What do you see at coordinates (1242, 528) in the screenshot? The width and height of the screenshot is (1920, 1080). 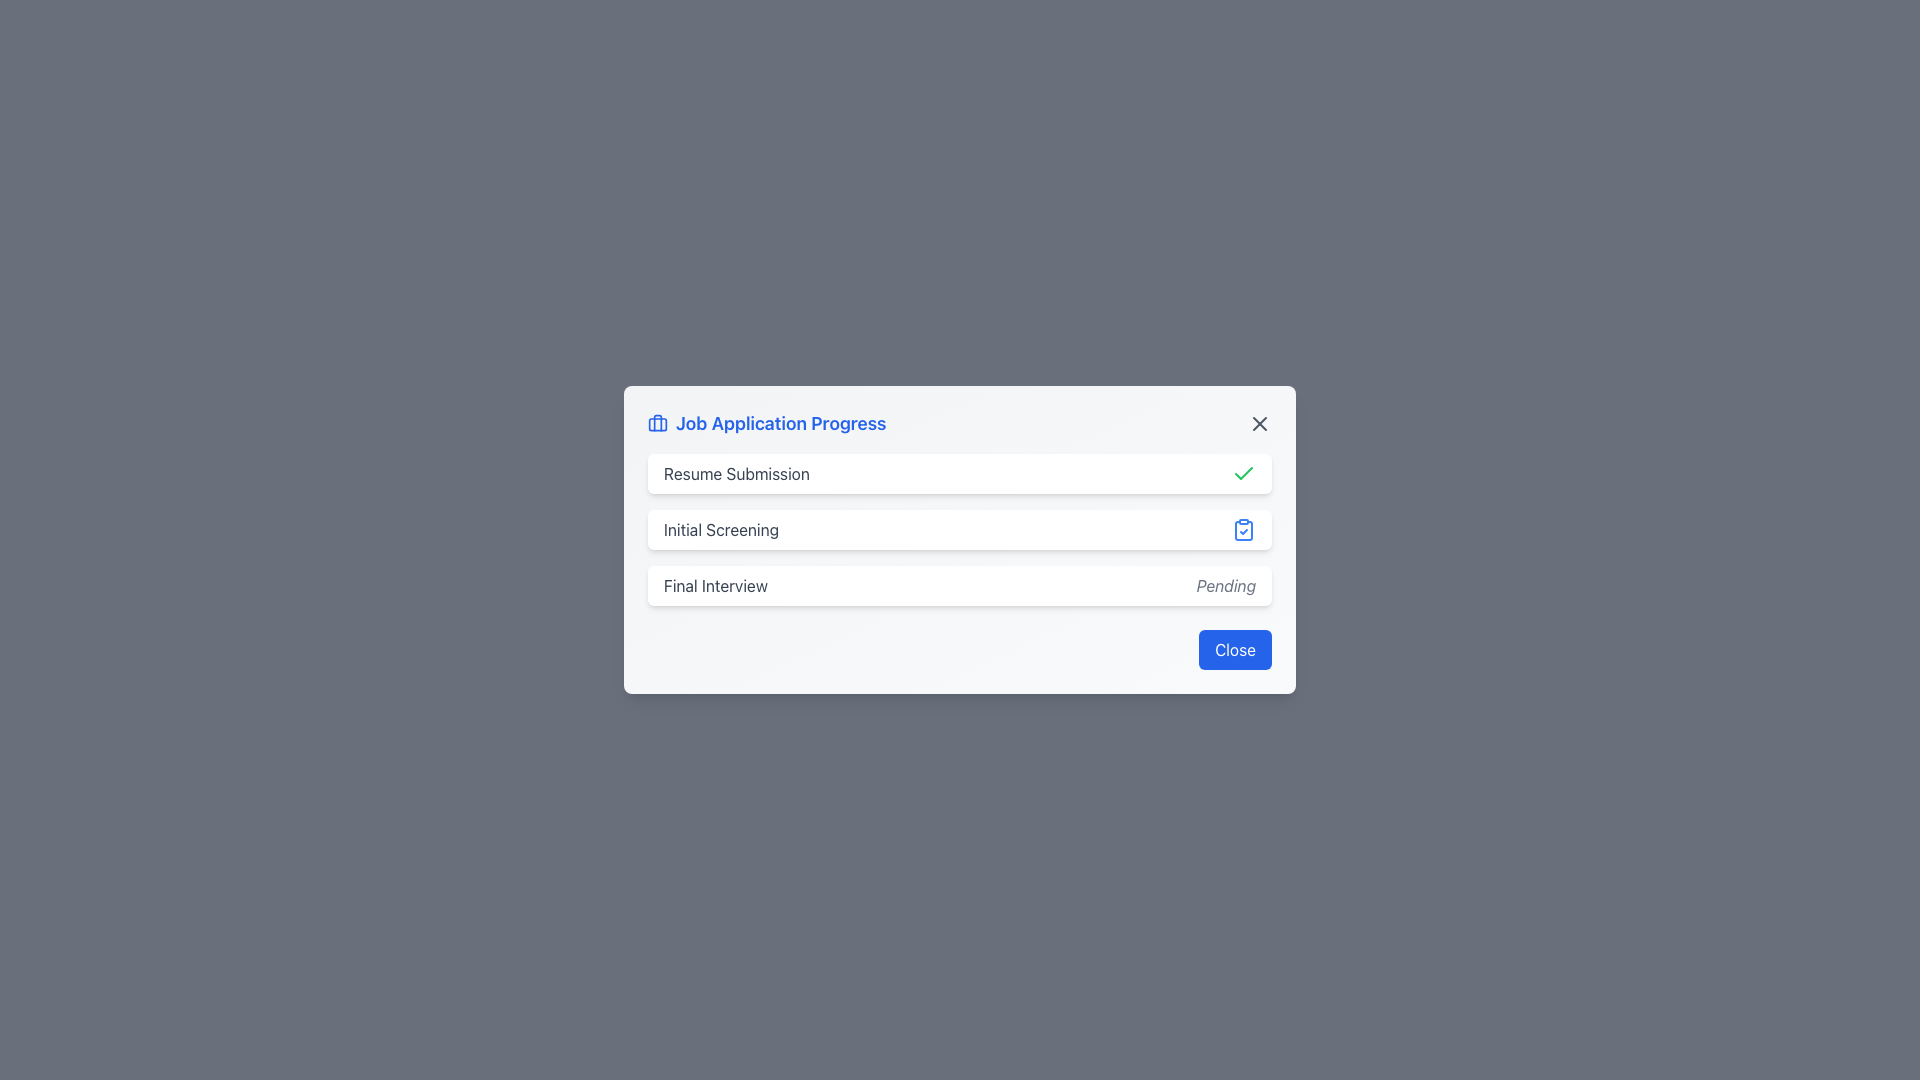 I see `the progress icon located to the right of the 'Initial Screening' text, which indicates the completion status of this step in the job application process` at bounding box center [1242, 528].